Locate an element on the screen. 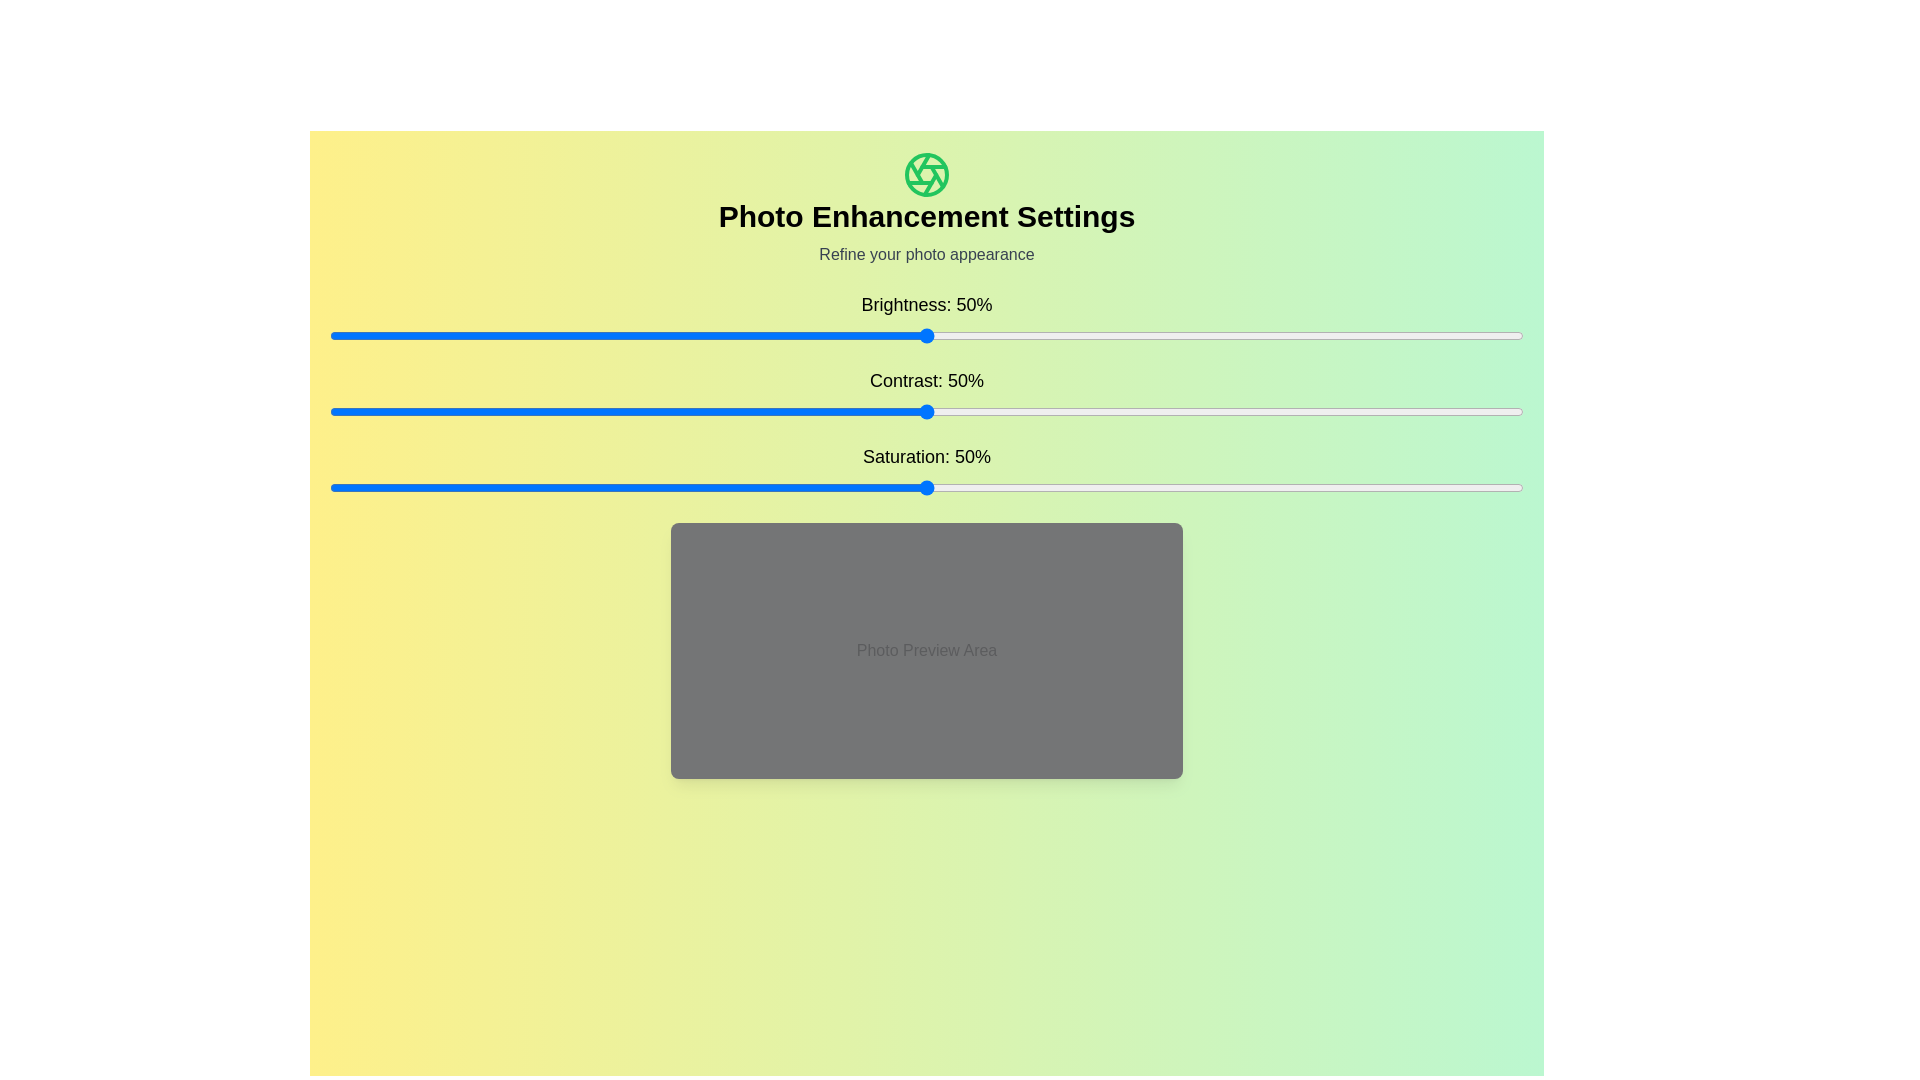  the saturation slider to 33% is located at coordinates (723, 488).